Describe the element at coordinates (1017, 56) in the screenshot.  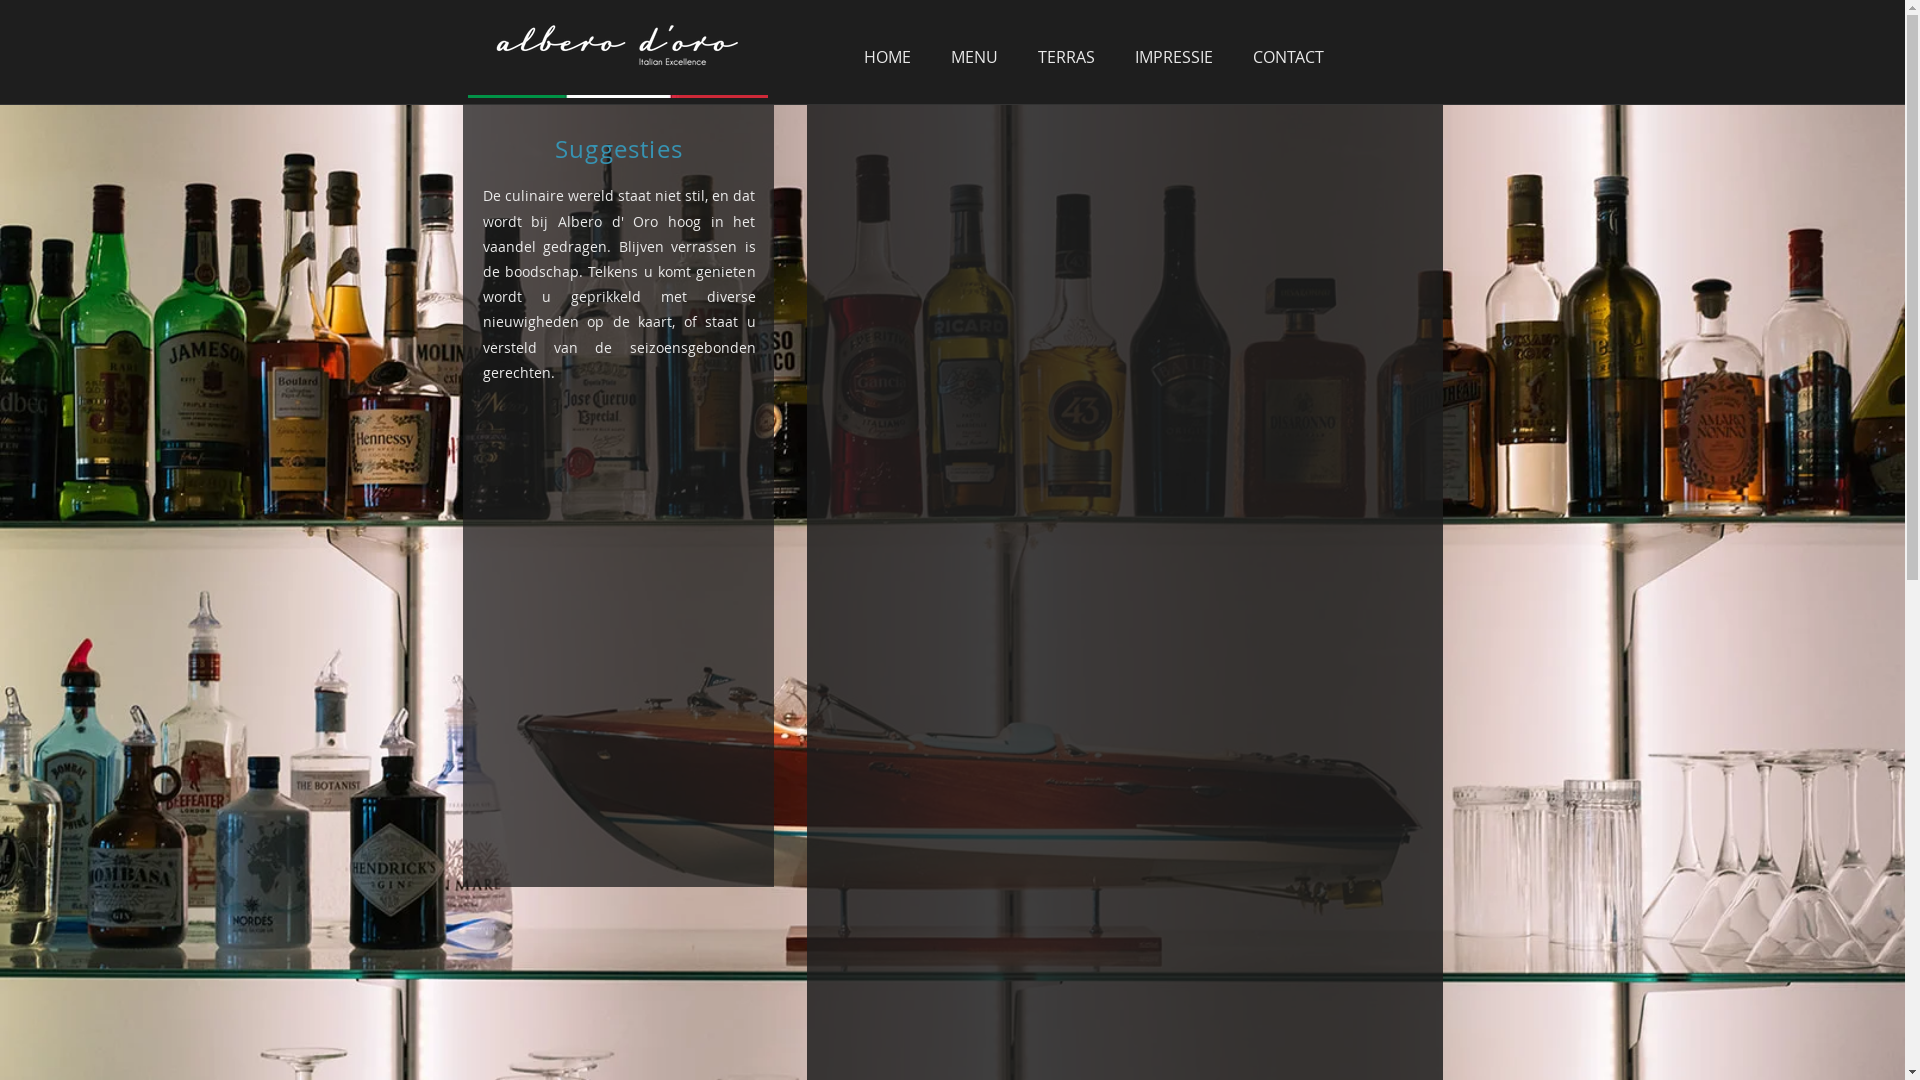
I see `'TERRAS'` at that location.